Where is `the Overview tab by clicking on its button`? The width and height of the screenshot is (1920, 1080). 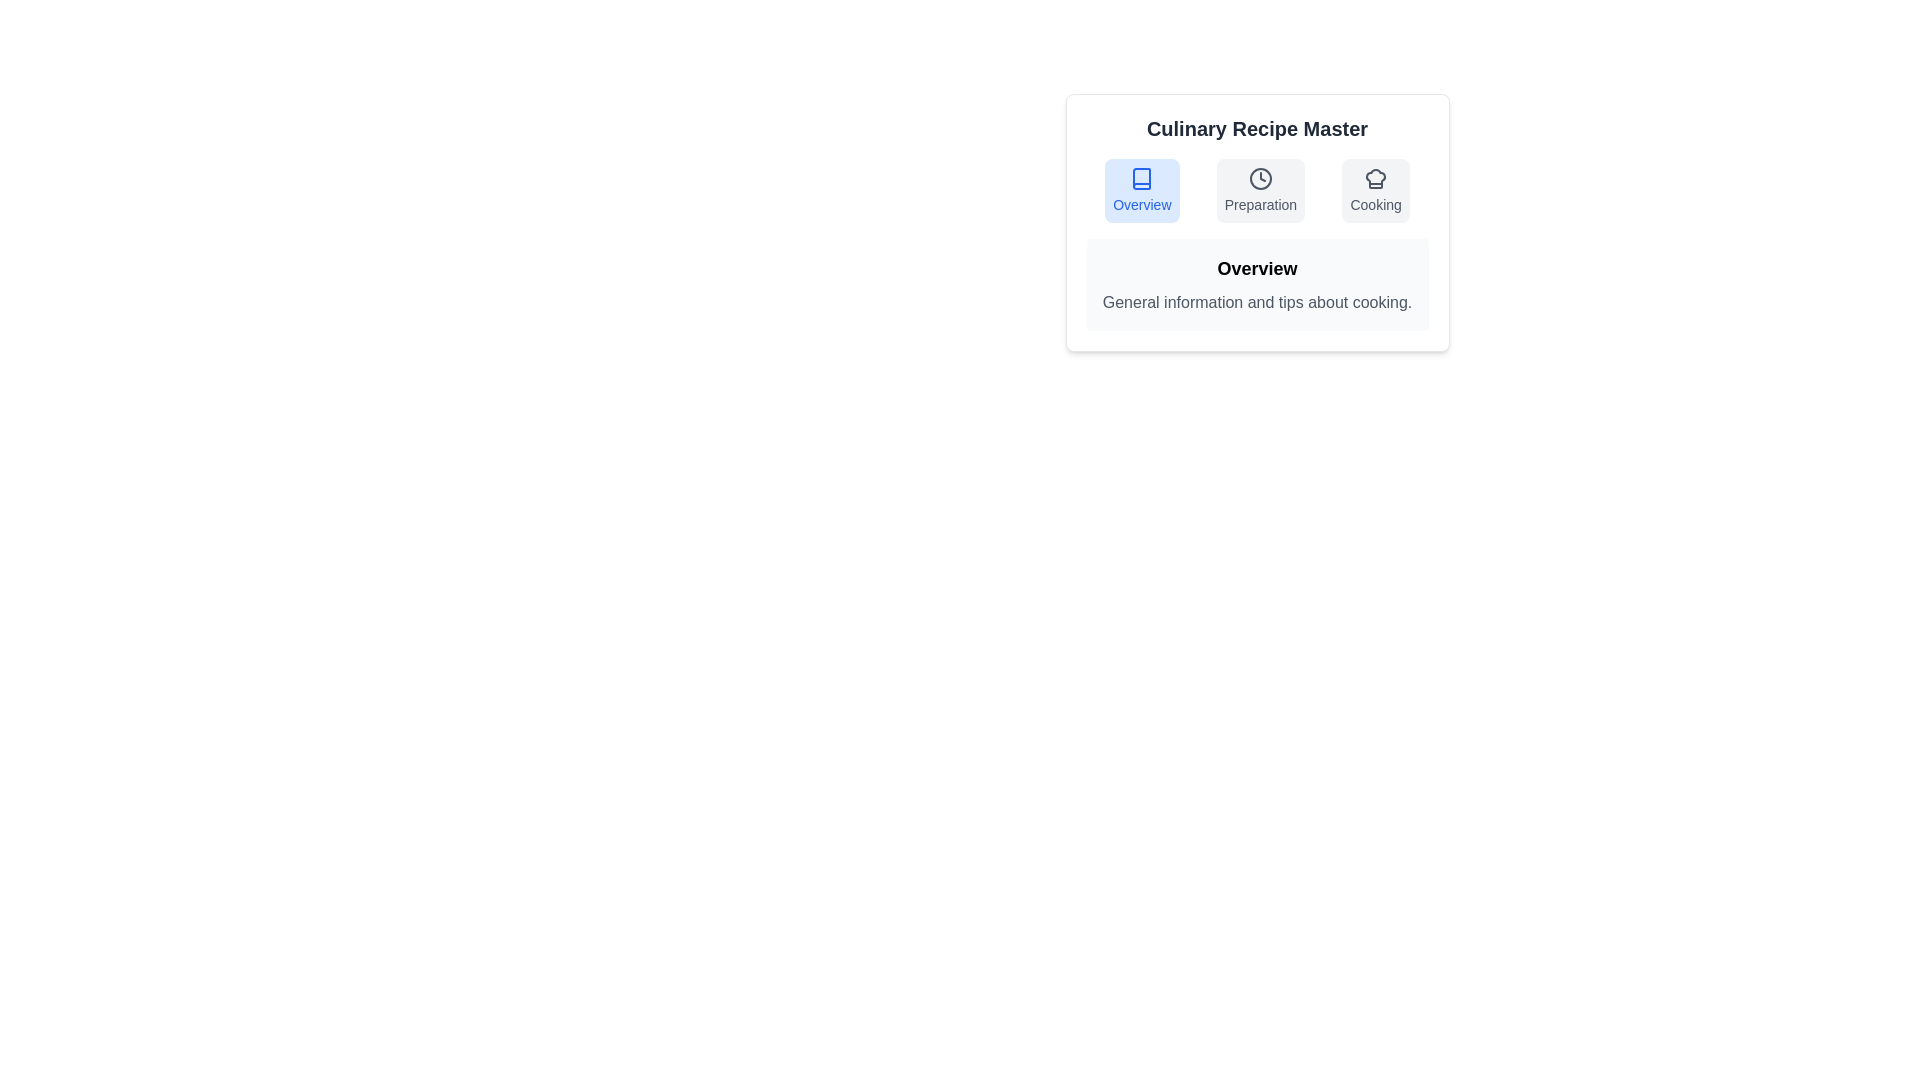
the Overview tab by clicking on its button is located at coordinates (1142, 191).